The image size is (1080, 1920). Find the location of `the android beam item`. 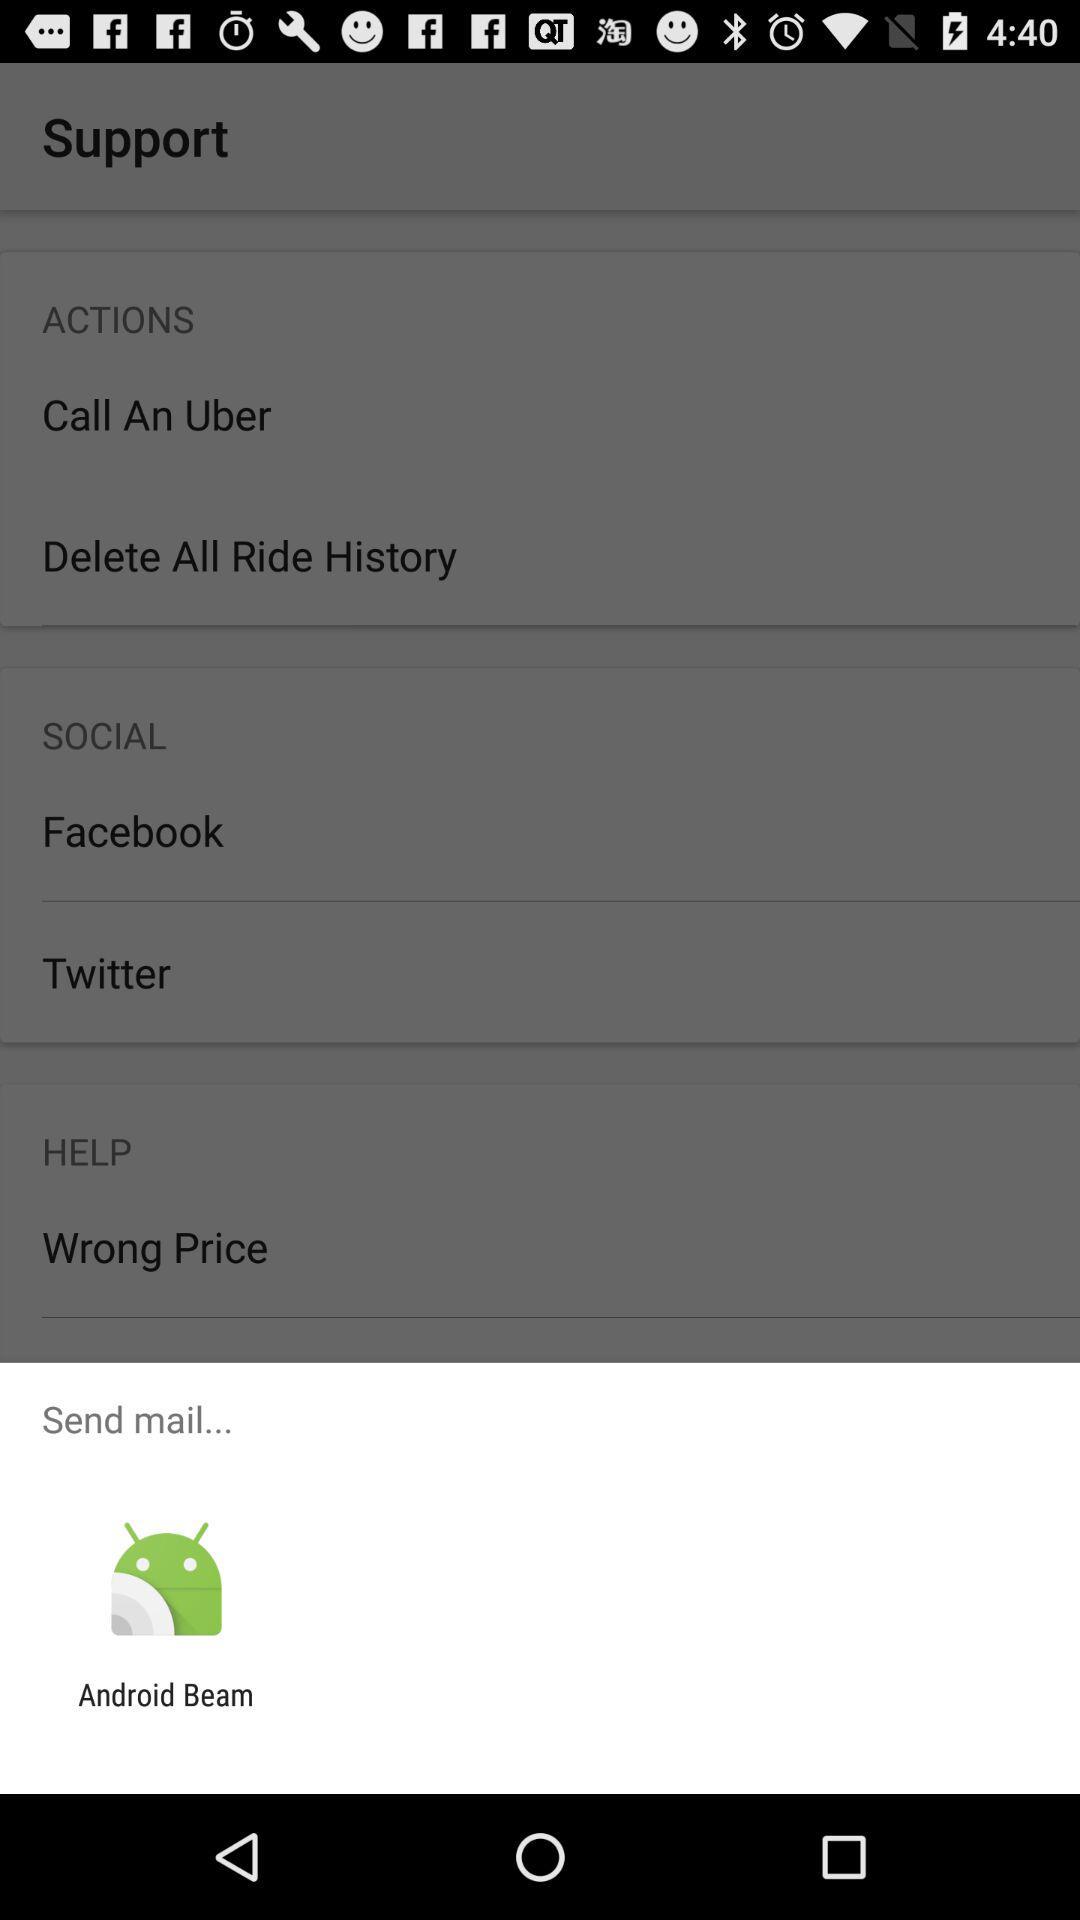

the android beam item is located at coordinates (165, 1711).